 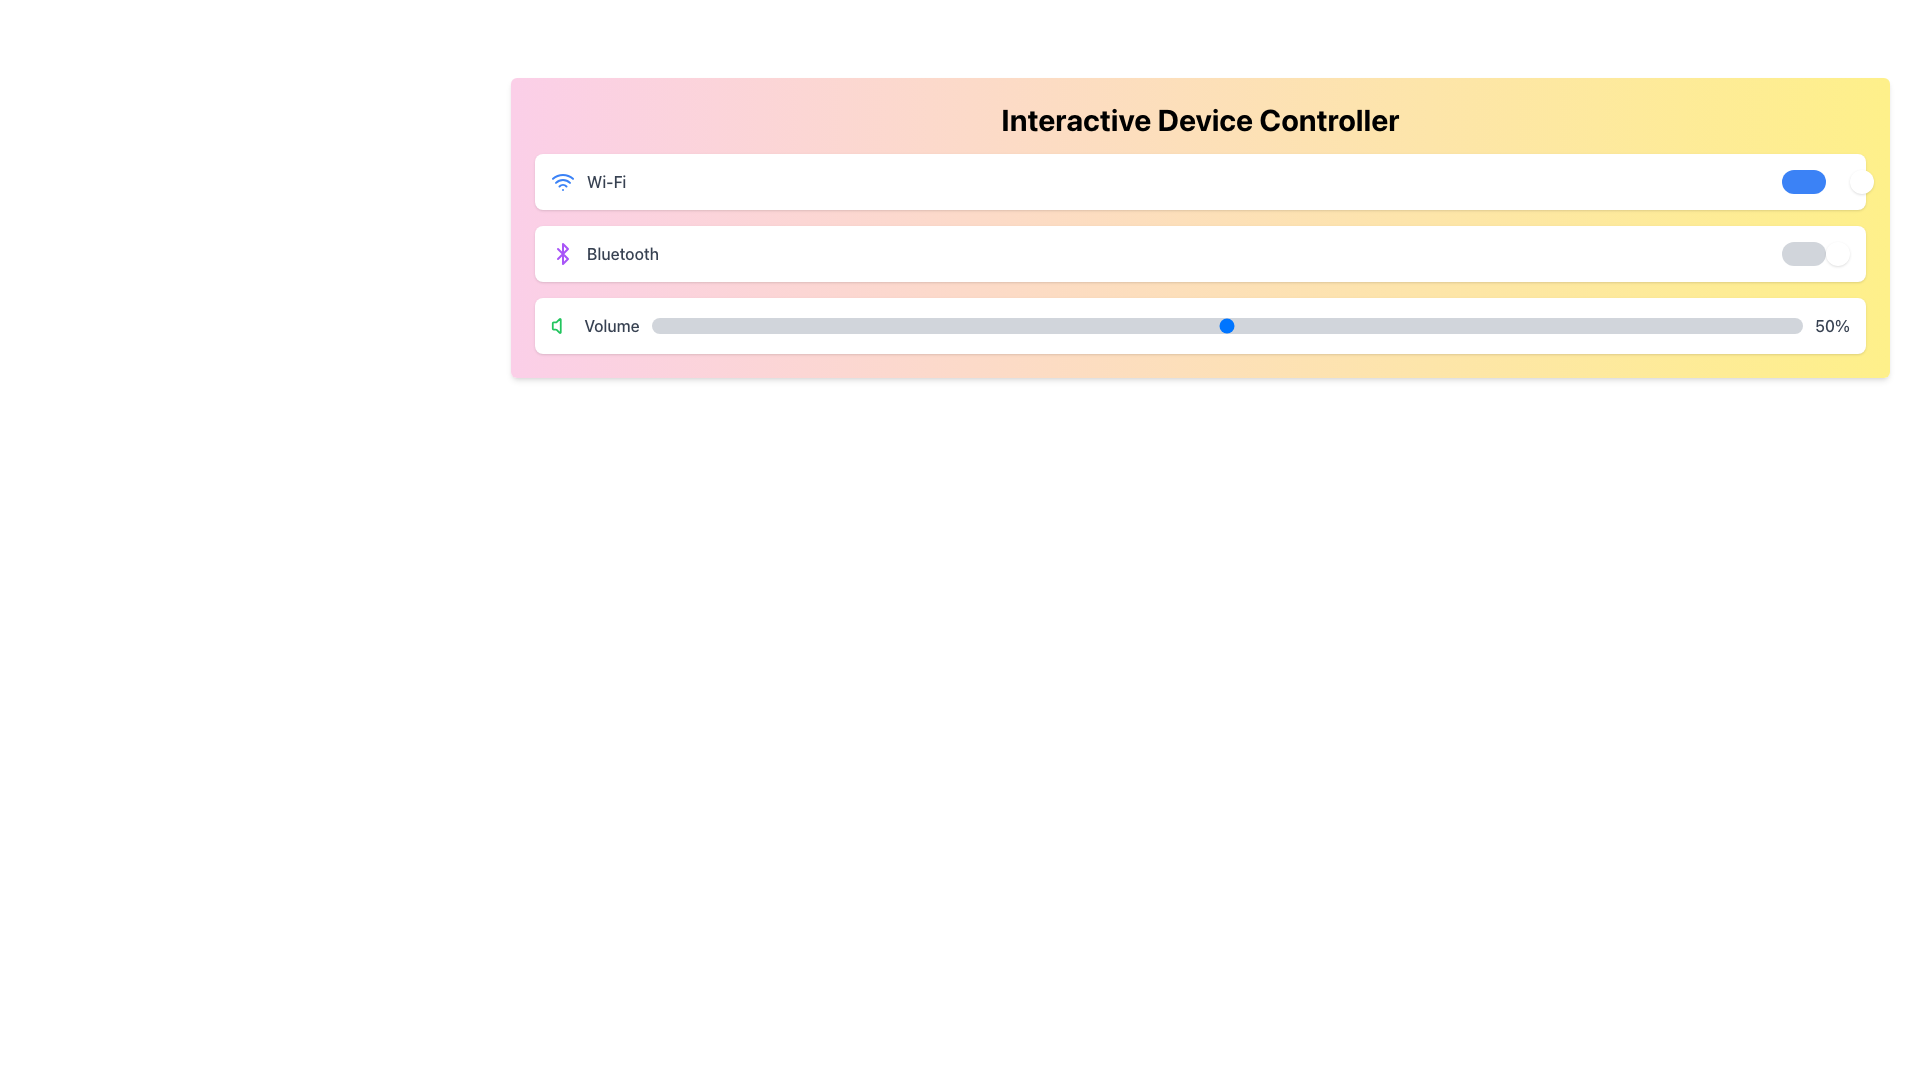 I want to click on volume, so click(x=997, y=325).